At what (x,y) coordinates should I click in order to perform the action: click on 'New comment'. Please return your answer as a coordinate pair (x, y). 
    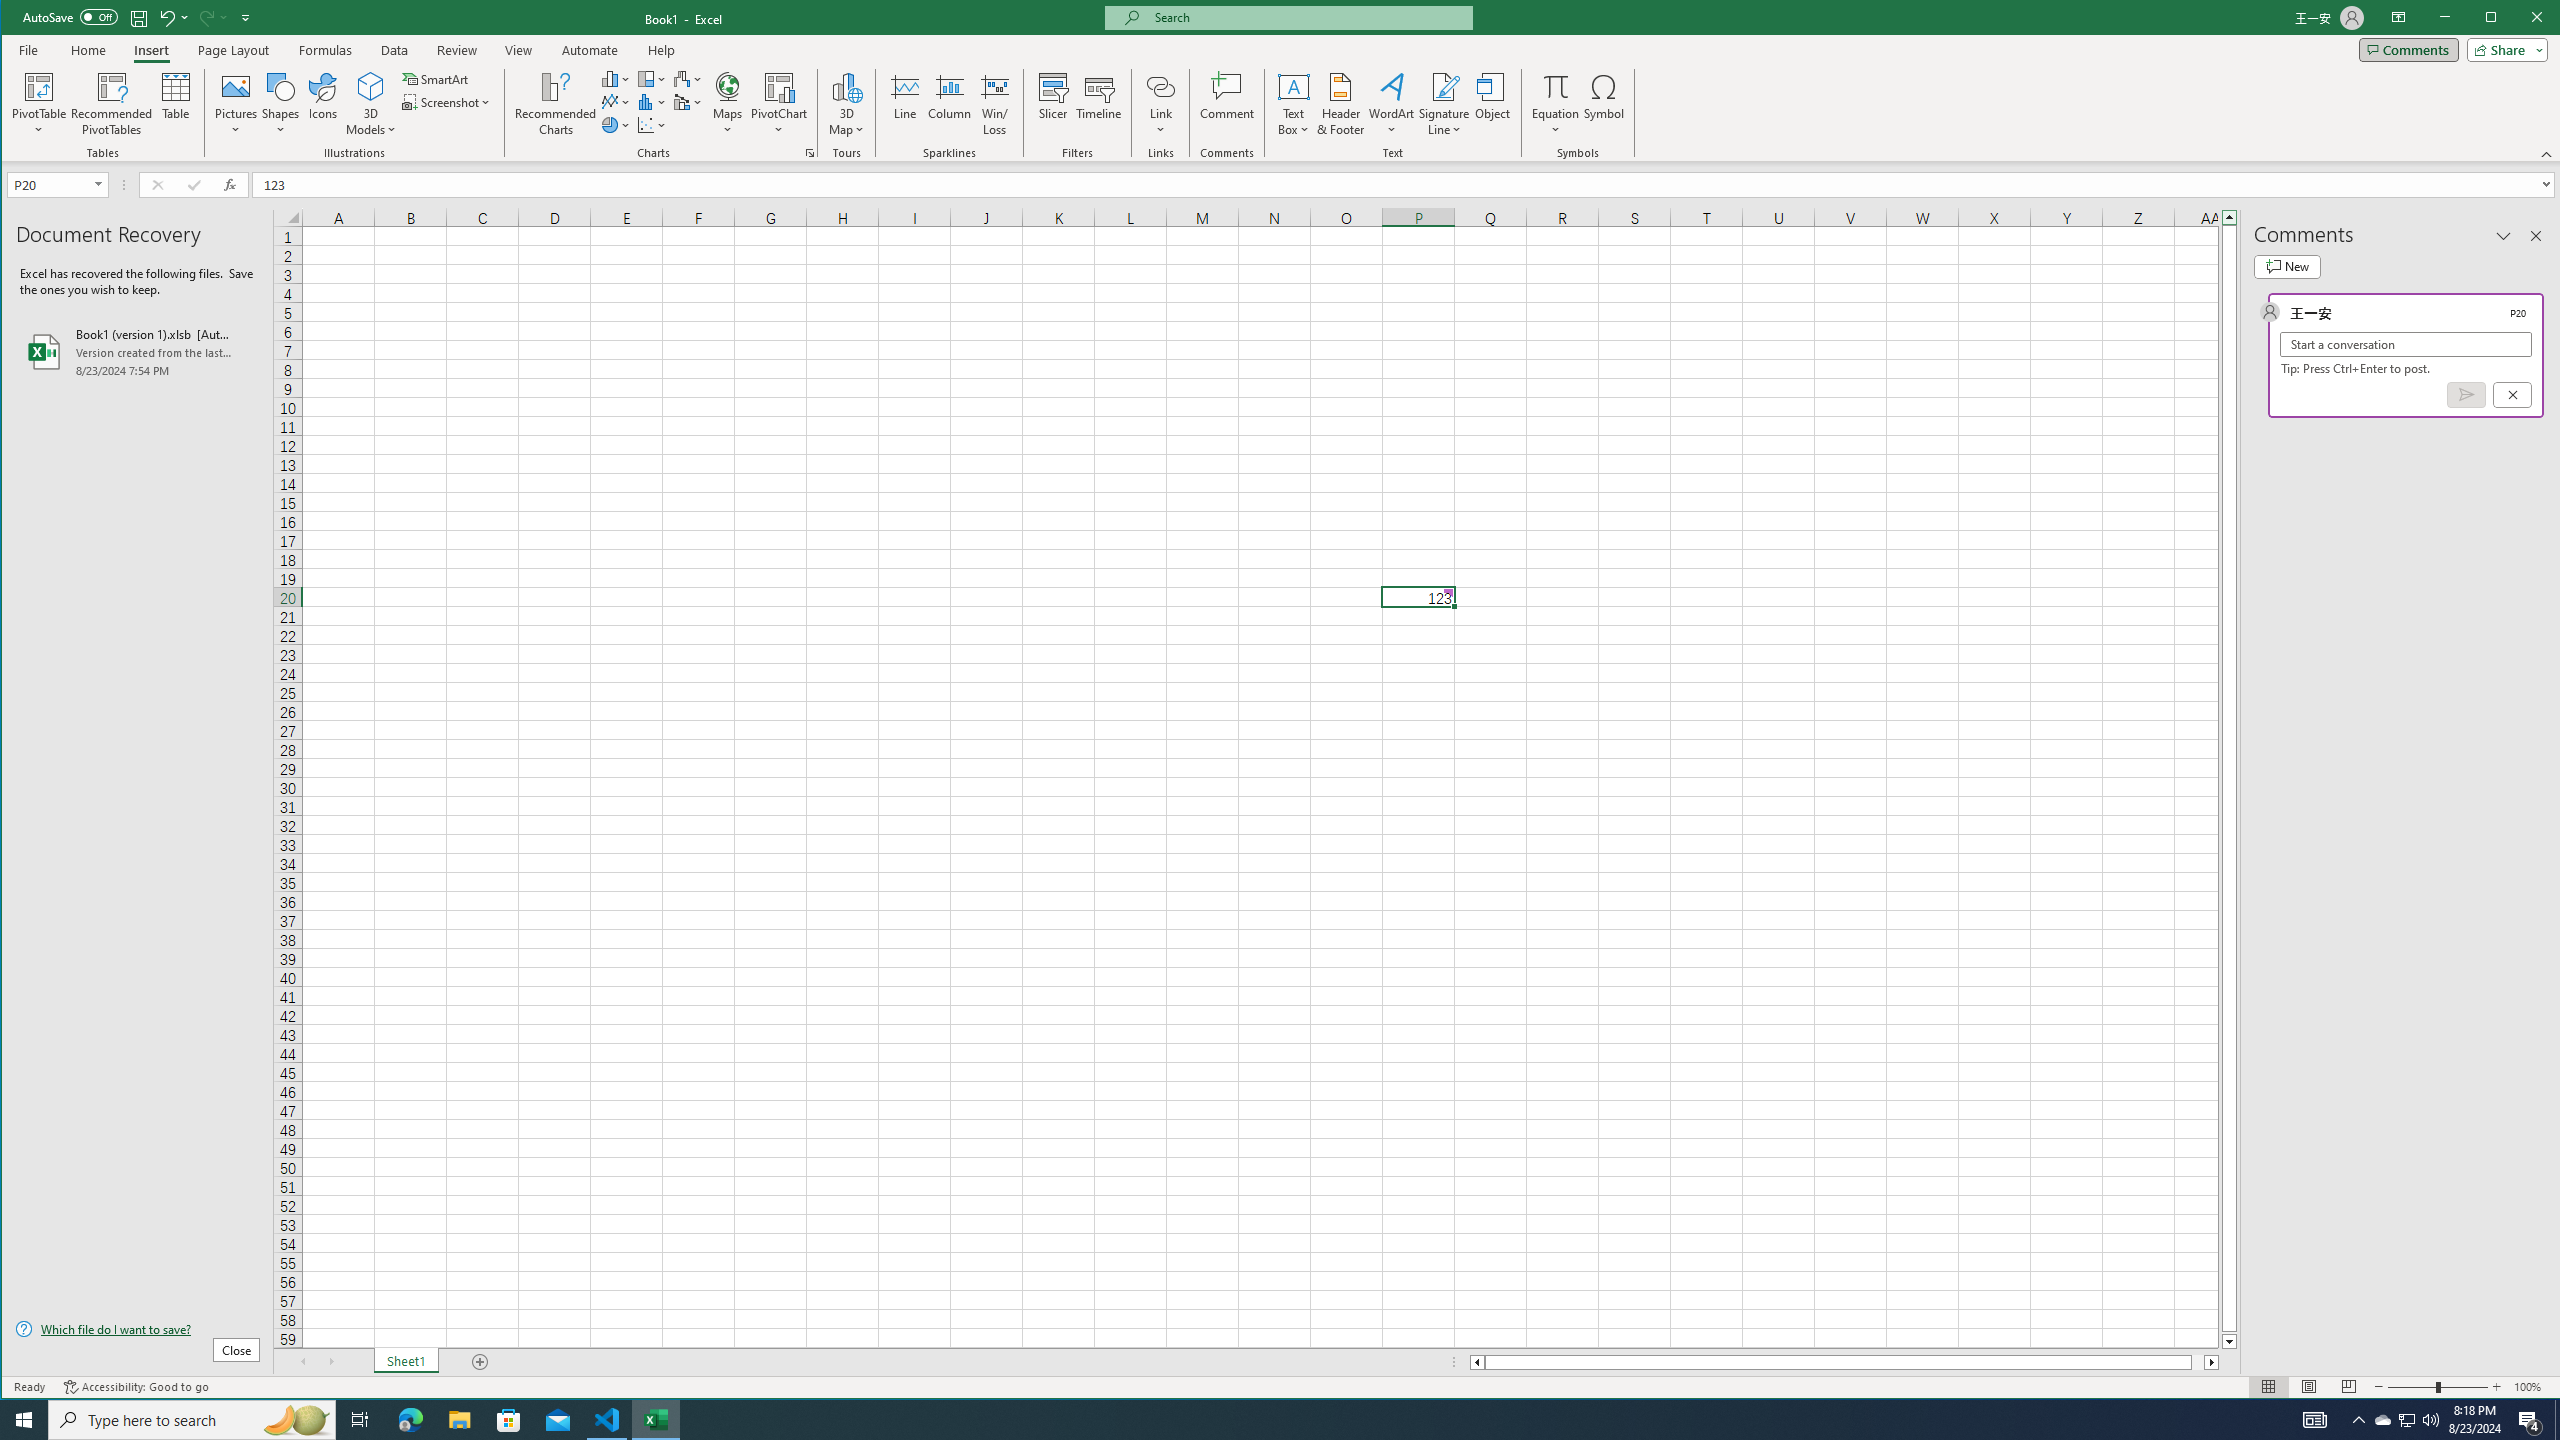
    Looking at the image, I should click on (2286, 267).